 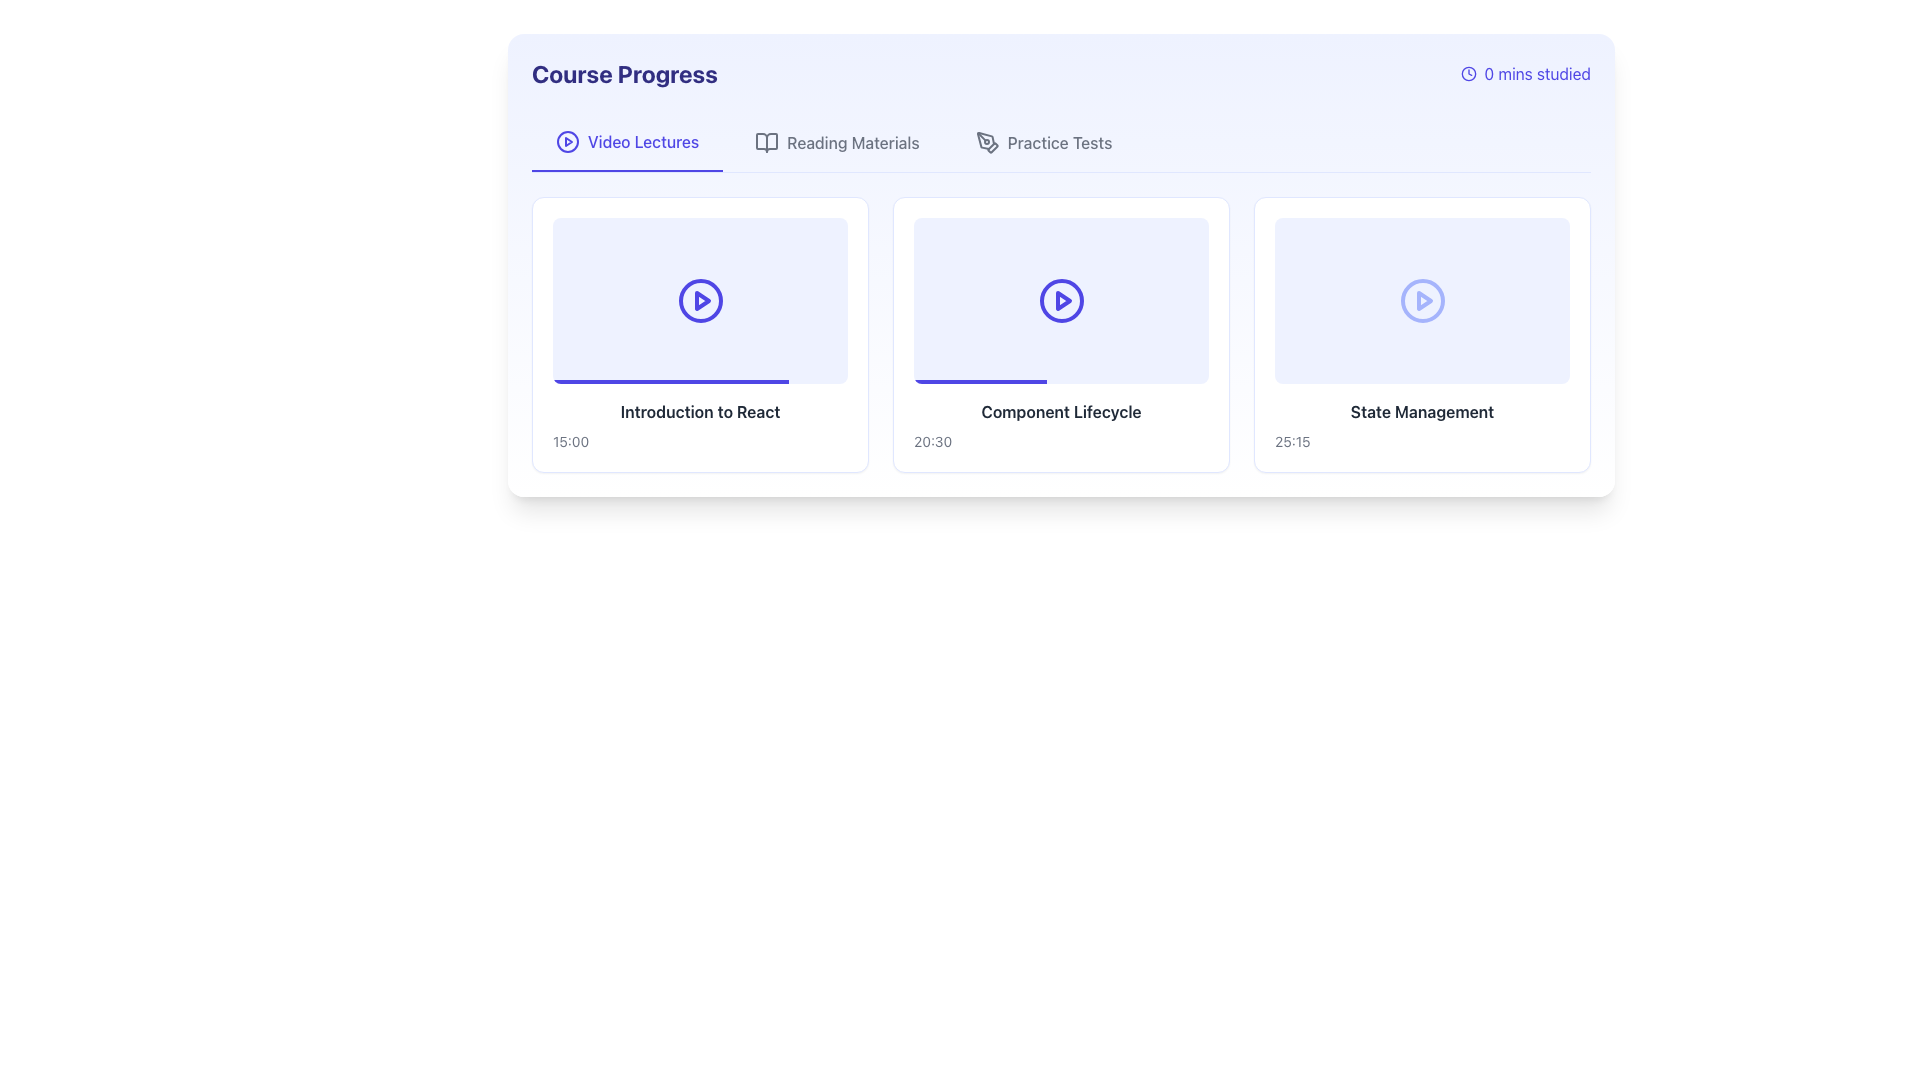 I want to click on the play button on the second video thumbnail, which is styled as a light blue rectangular area with rounded corners, featuring an indigo play icon centered inside a circular outline, so click(x=1060, y=300).